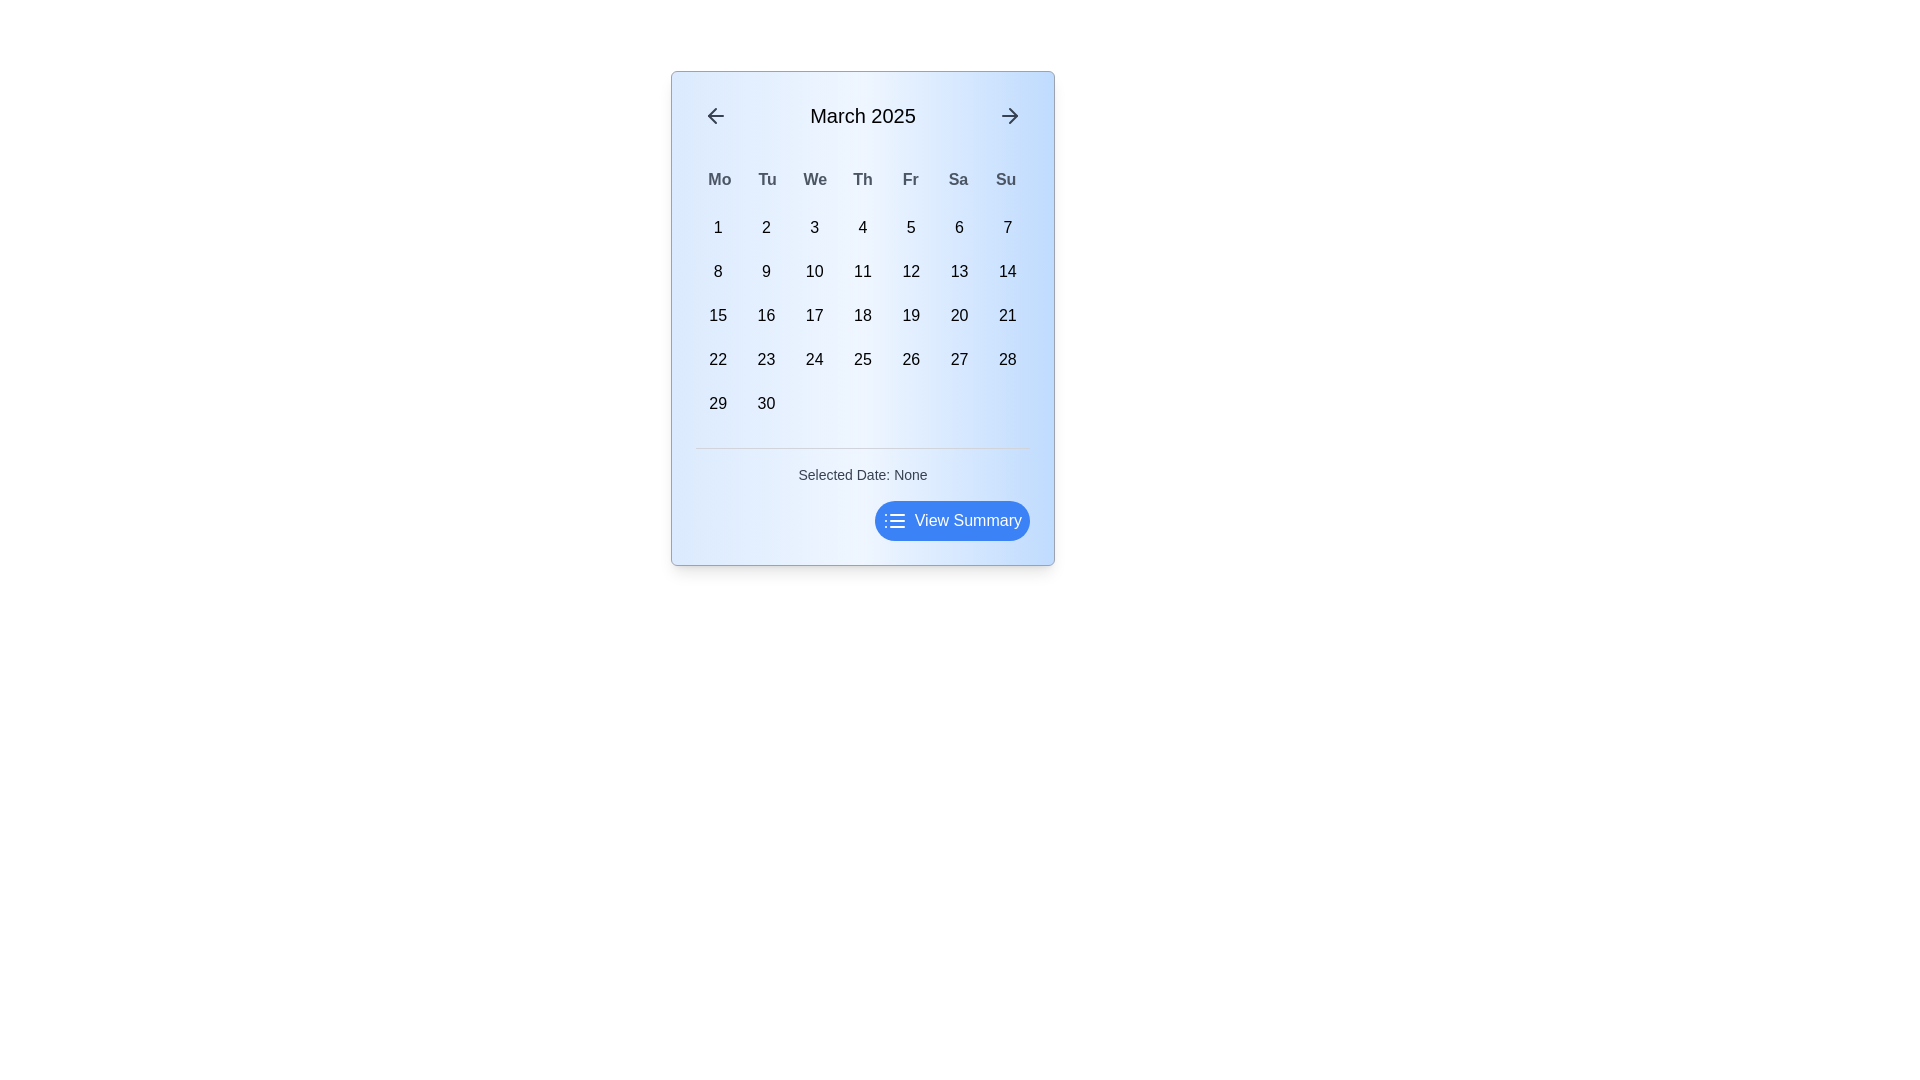 The image size is (1920, 1080). I want to click on the button displaying the number '4' in black text, which is styled as a rounded square and is located in the fourth position of the top row in a calendar layout, so click(863, 226).